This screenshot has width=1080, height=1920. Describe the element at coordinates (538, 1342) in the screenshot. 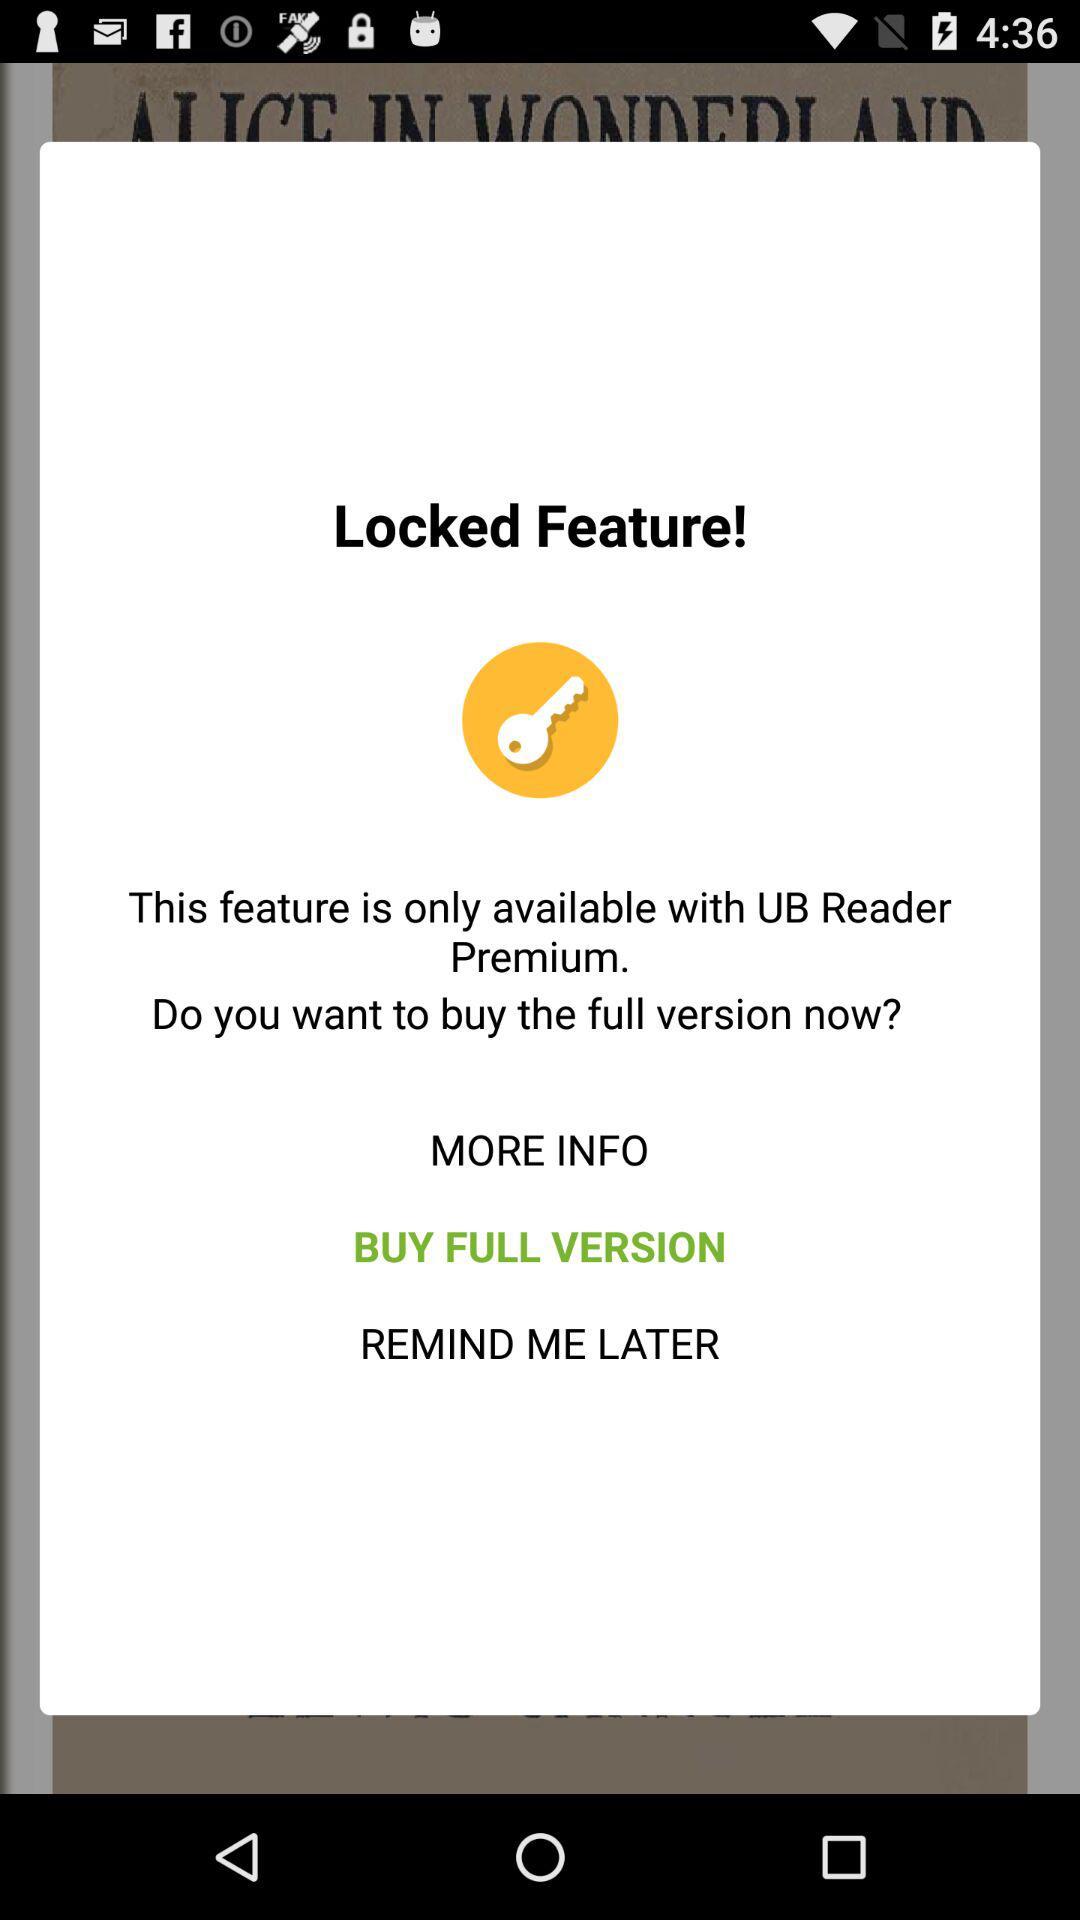

I see `the remind me later` at that location.